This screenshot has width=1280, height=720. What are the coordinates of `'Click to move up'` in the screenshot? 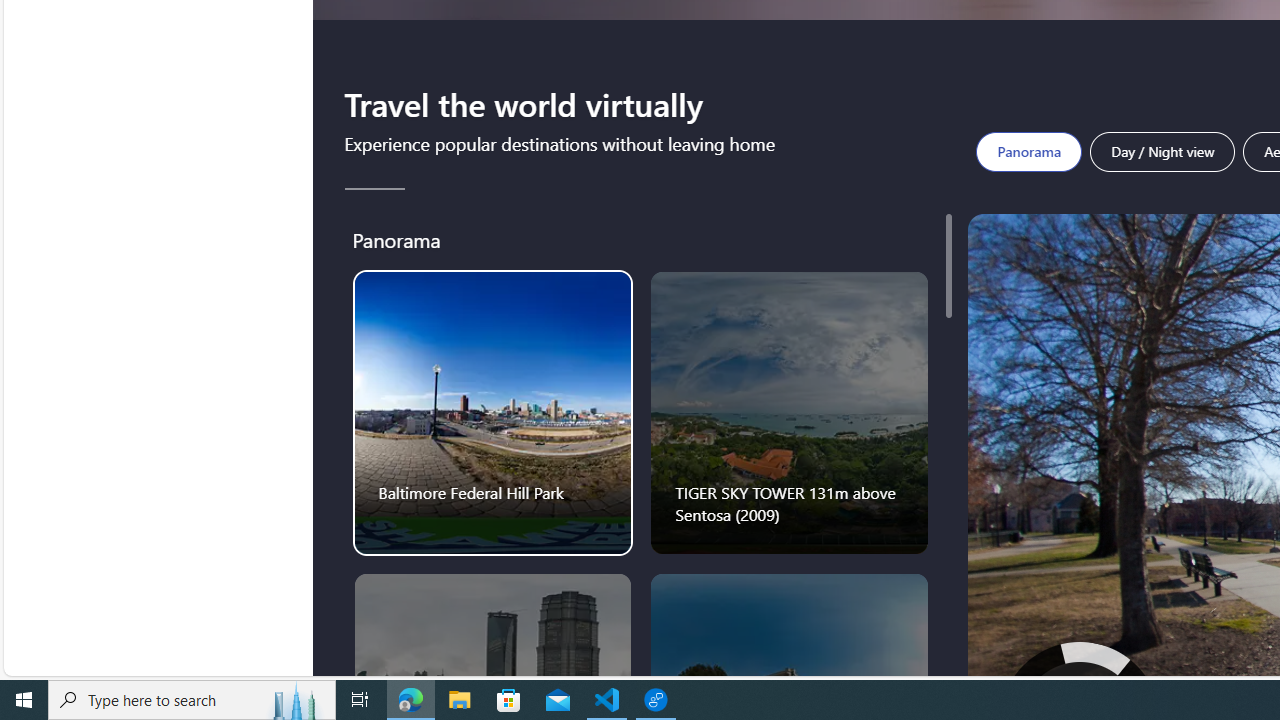 It's located at (1079, 689).